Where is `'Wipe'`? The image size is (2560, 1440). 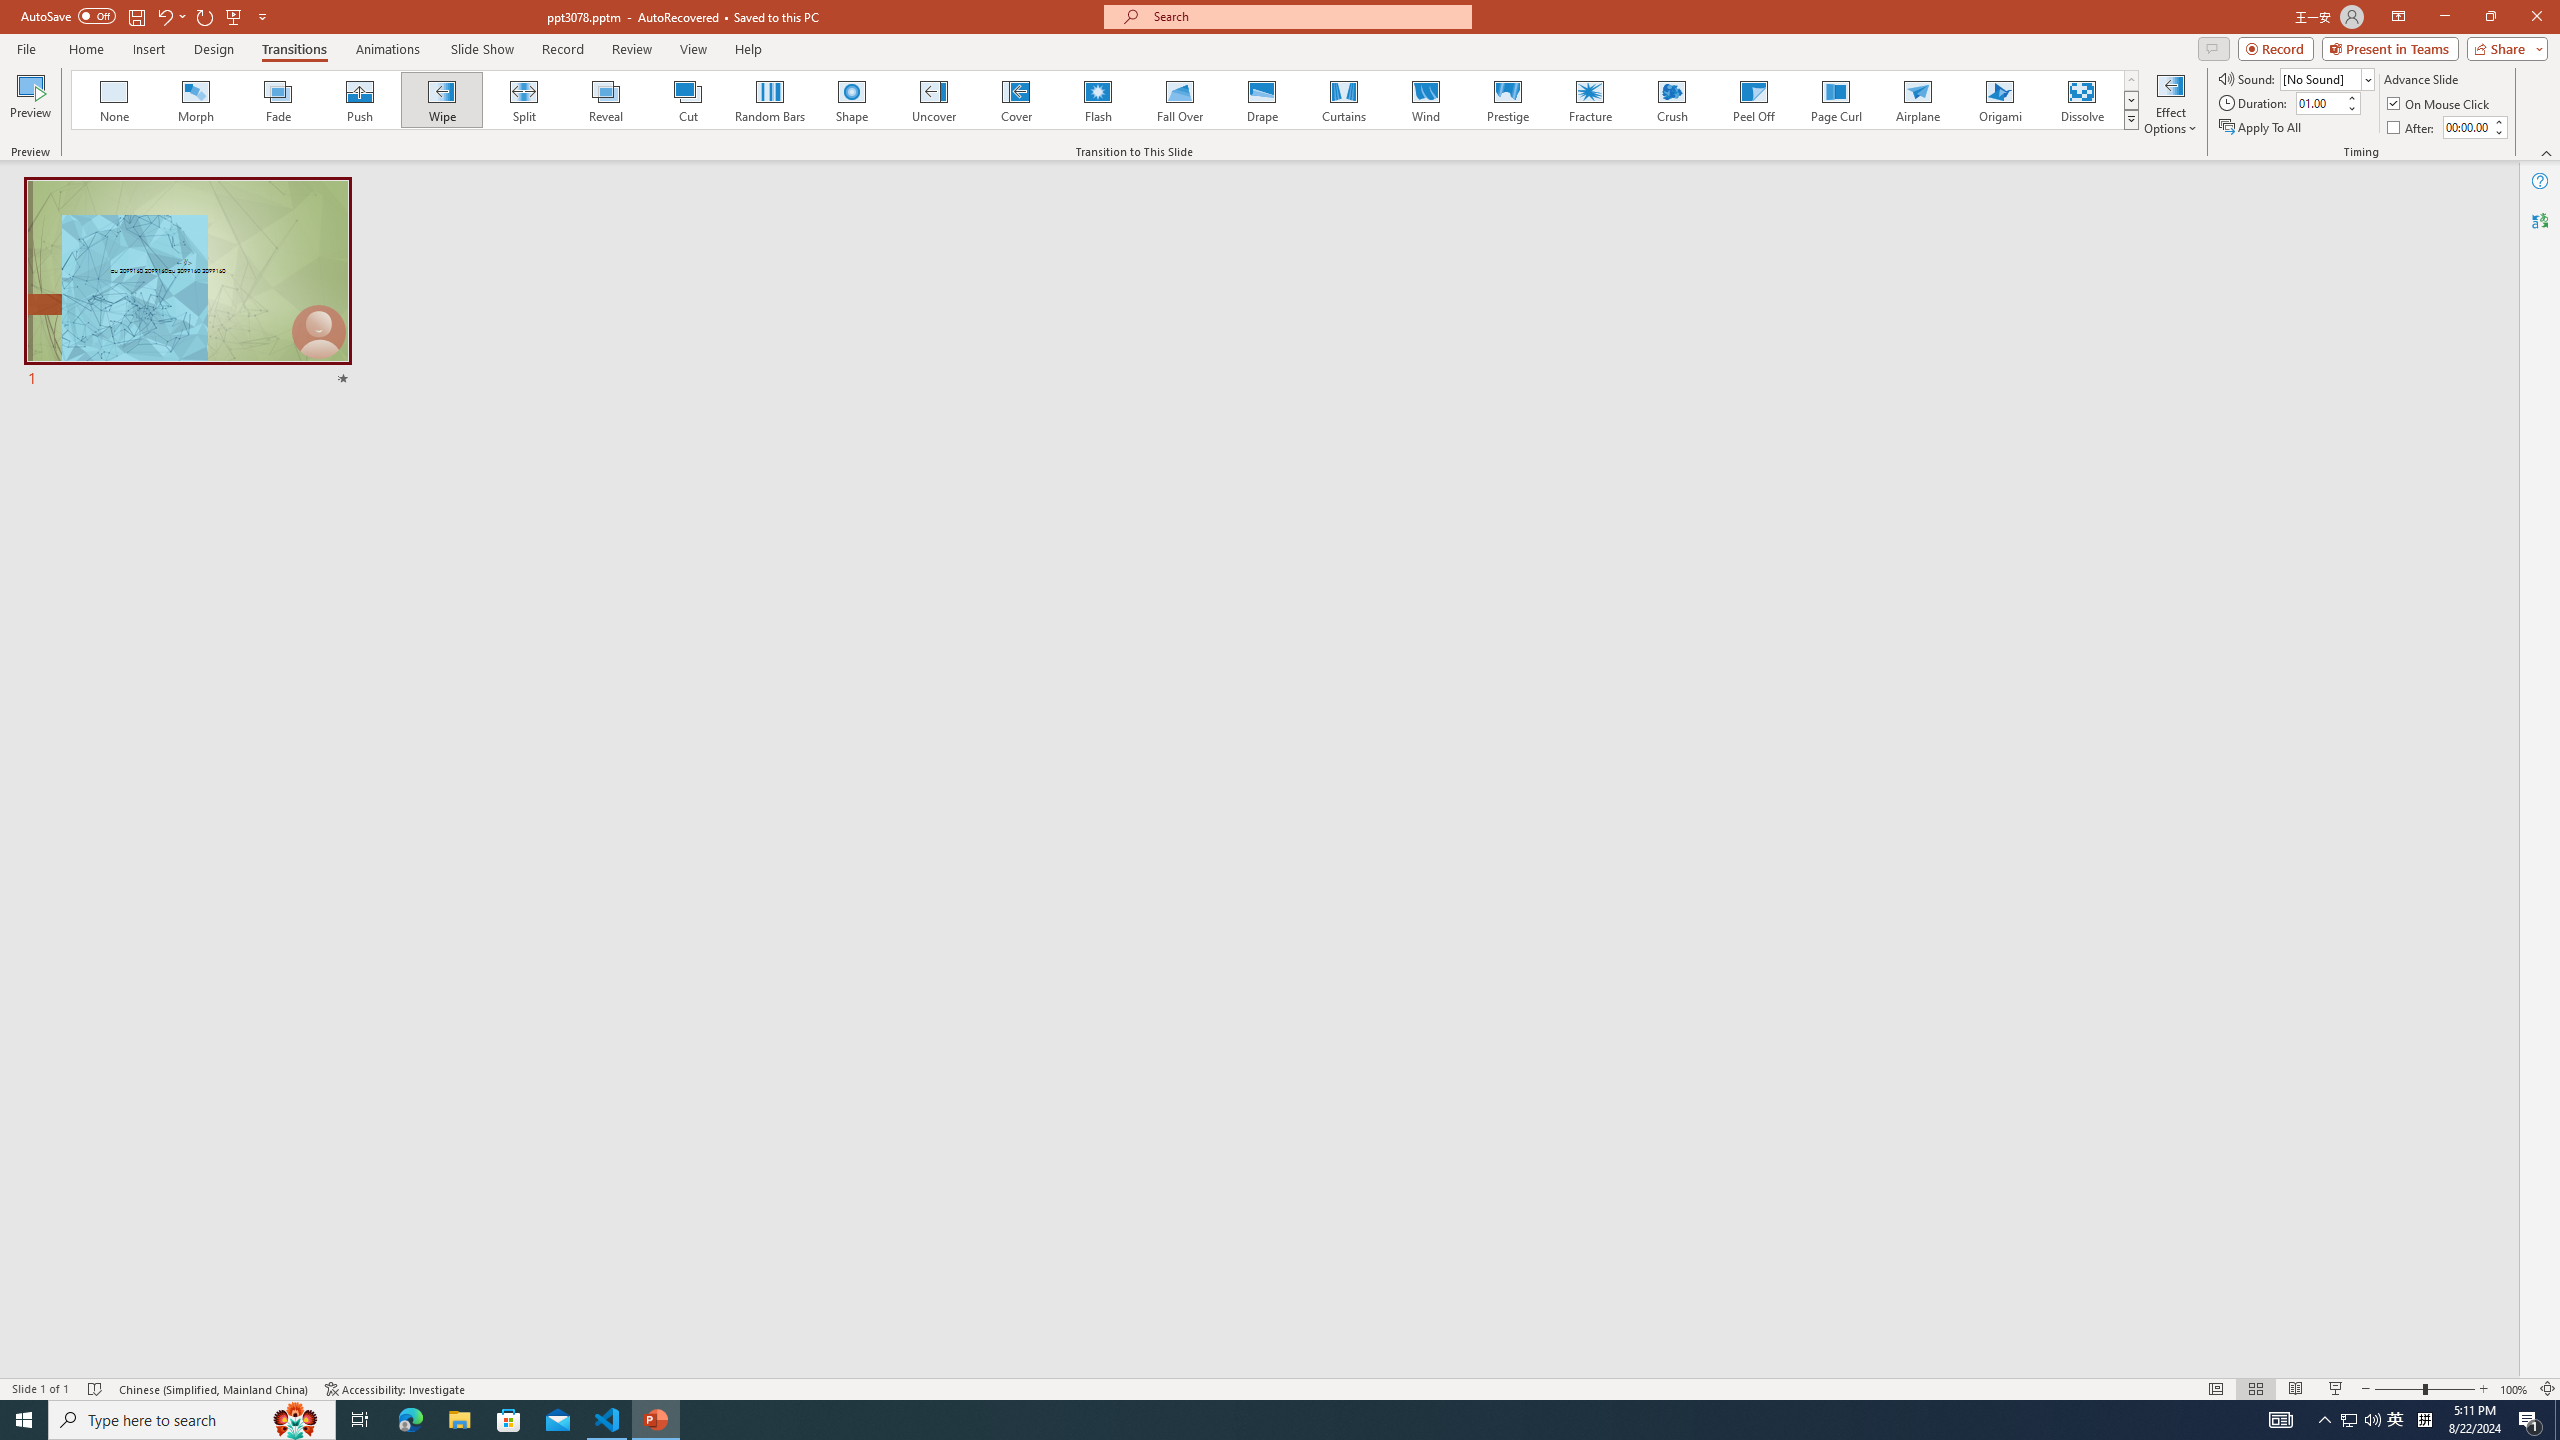
'Wipe' is located at coordinates (441, 99).